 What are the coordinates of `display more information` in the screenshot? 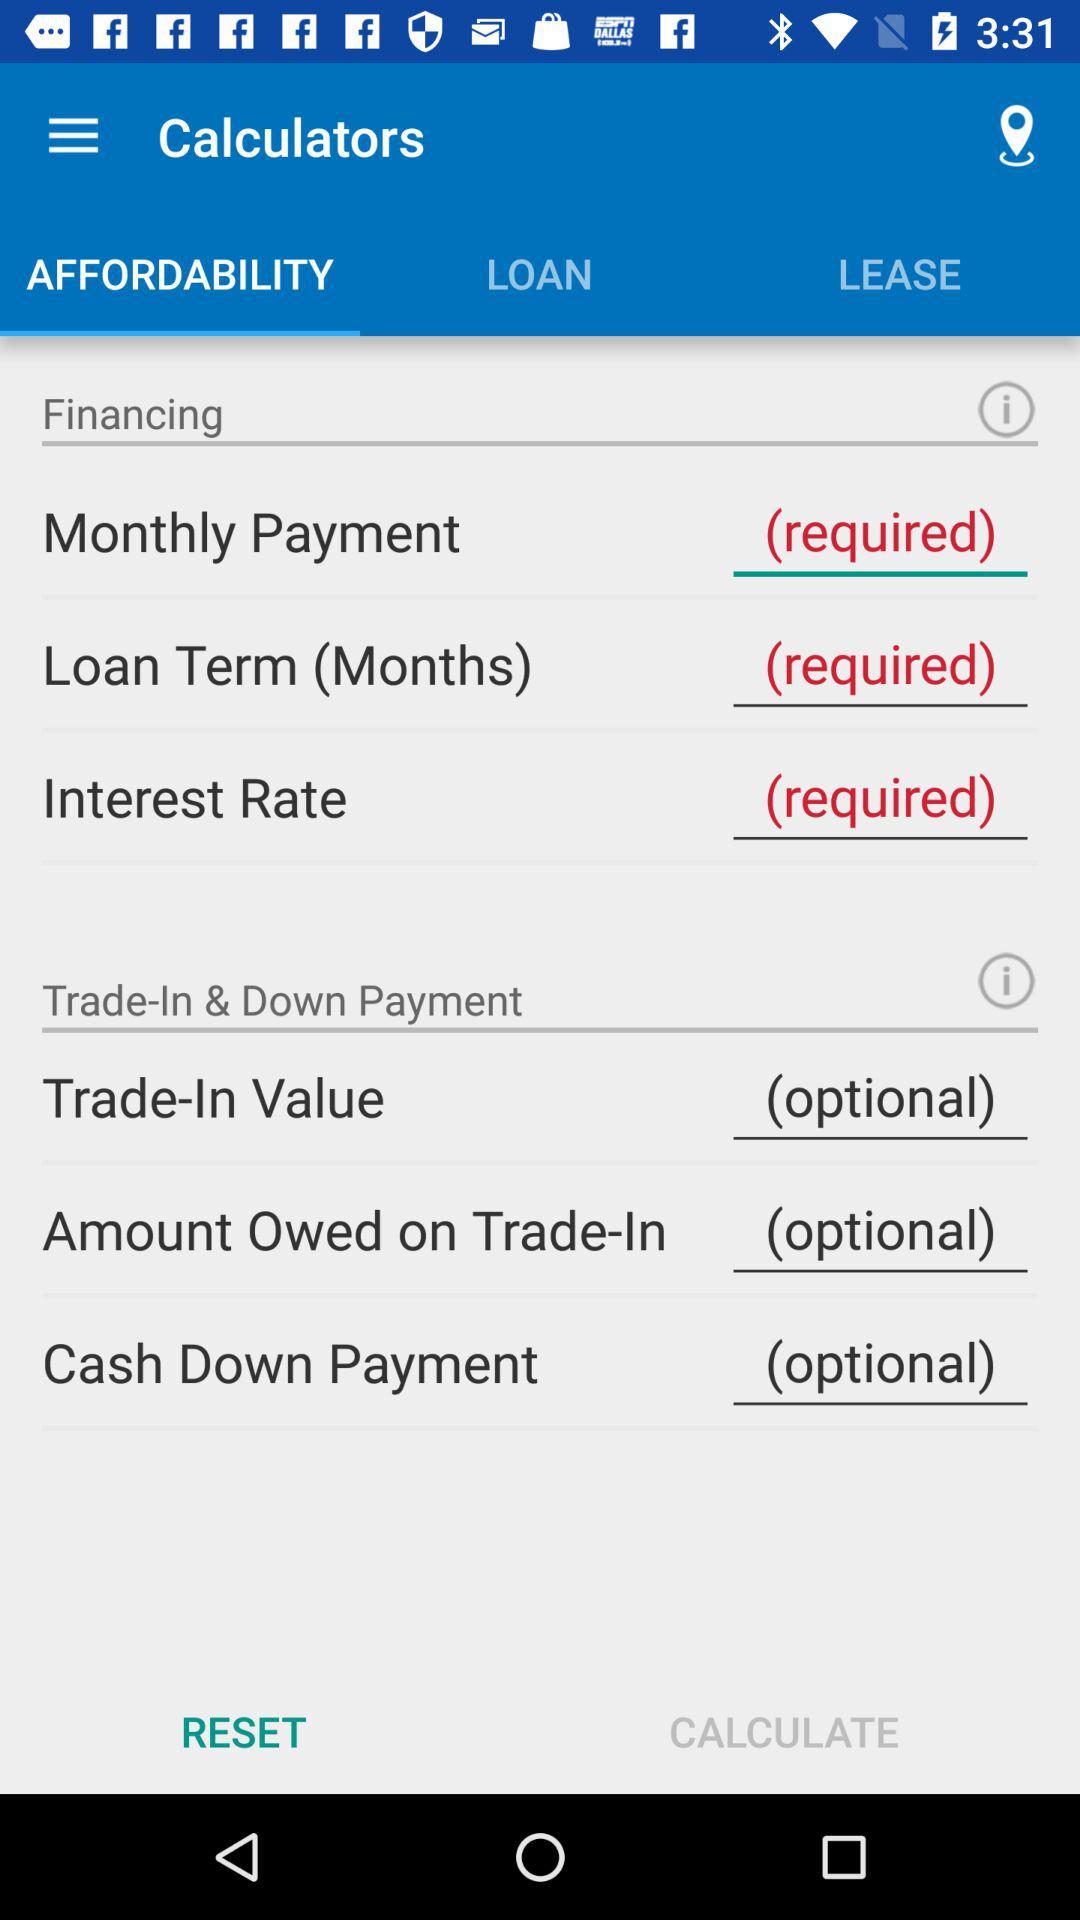 It's located at (1006, 980).